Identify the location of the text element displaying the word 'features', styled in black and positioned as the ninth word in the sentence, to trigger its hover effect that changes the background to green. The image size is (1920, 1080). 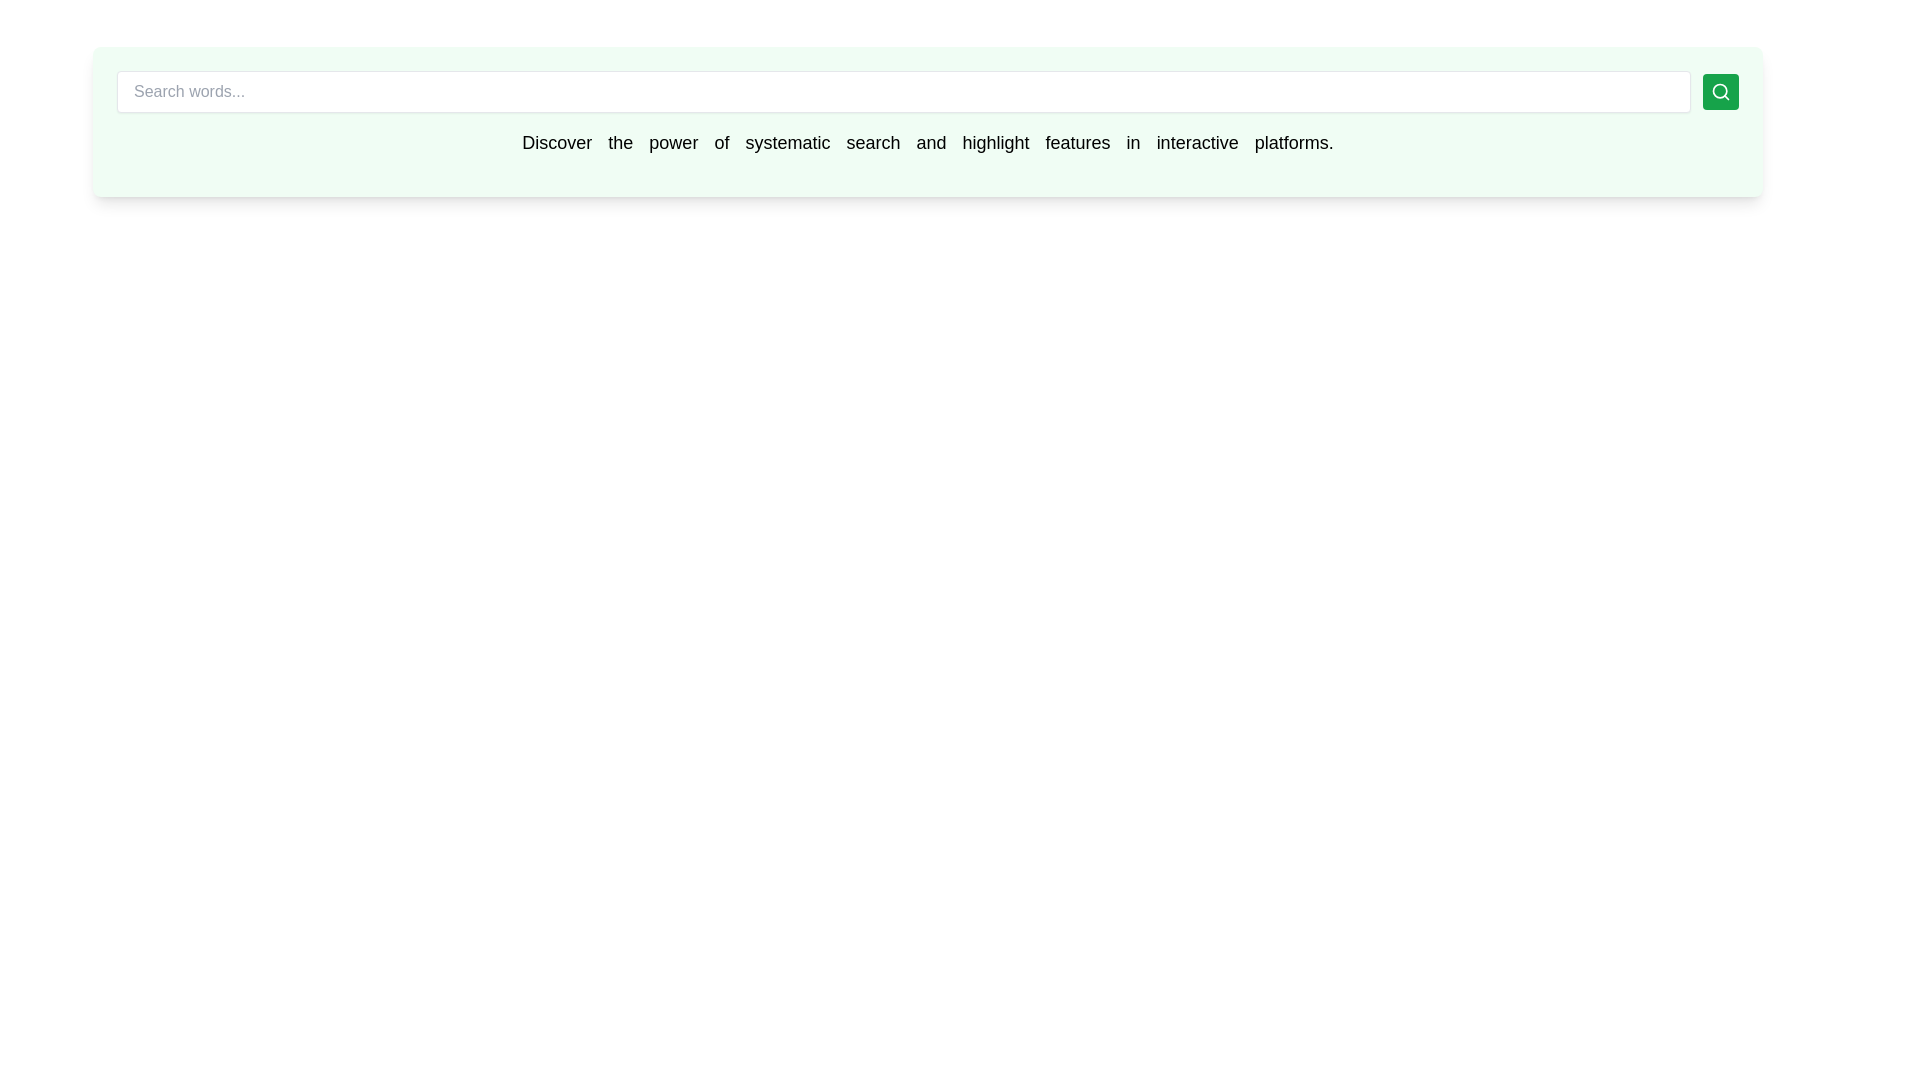
(1077, 141).